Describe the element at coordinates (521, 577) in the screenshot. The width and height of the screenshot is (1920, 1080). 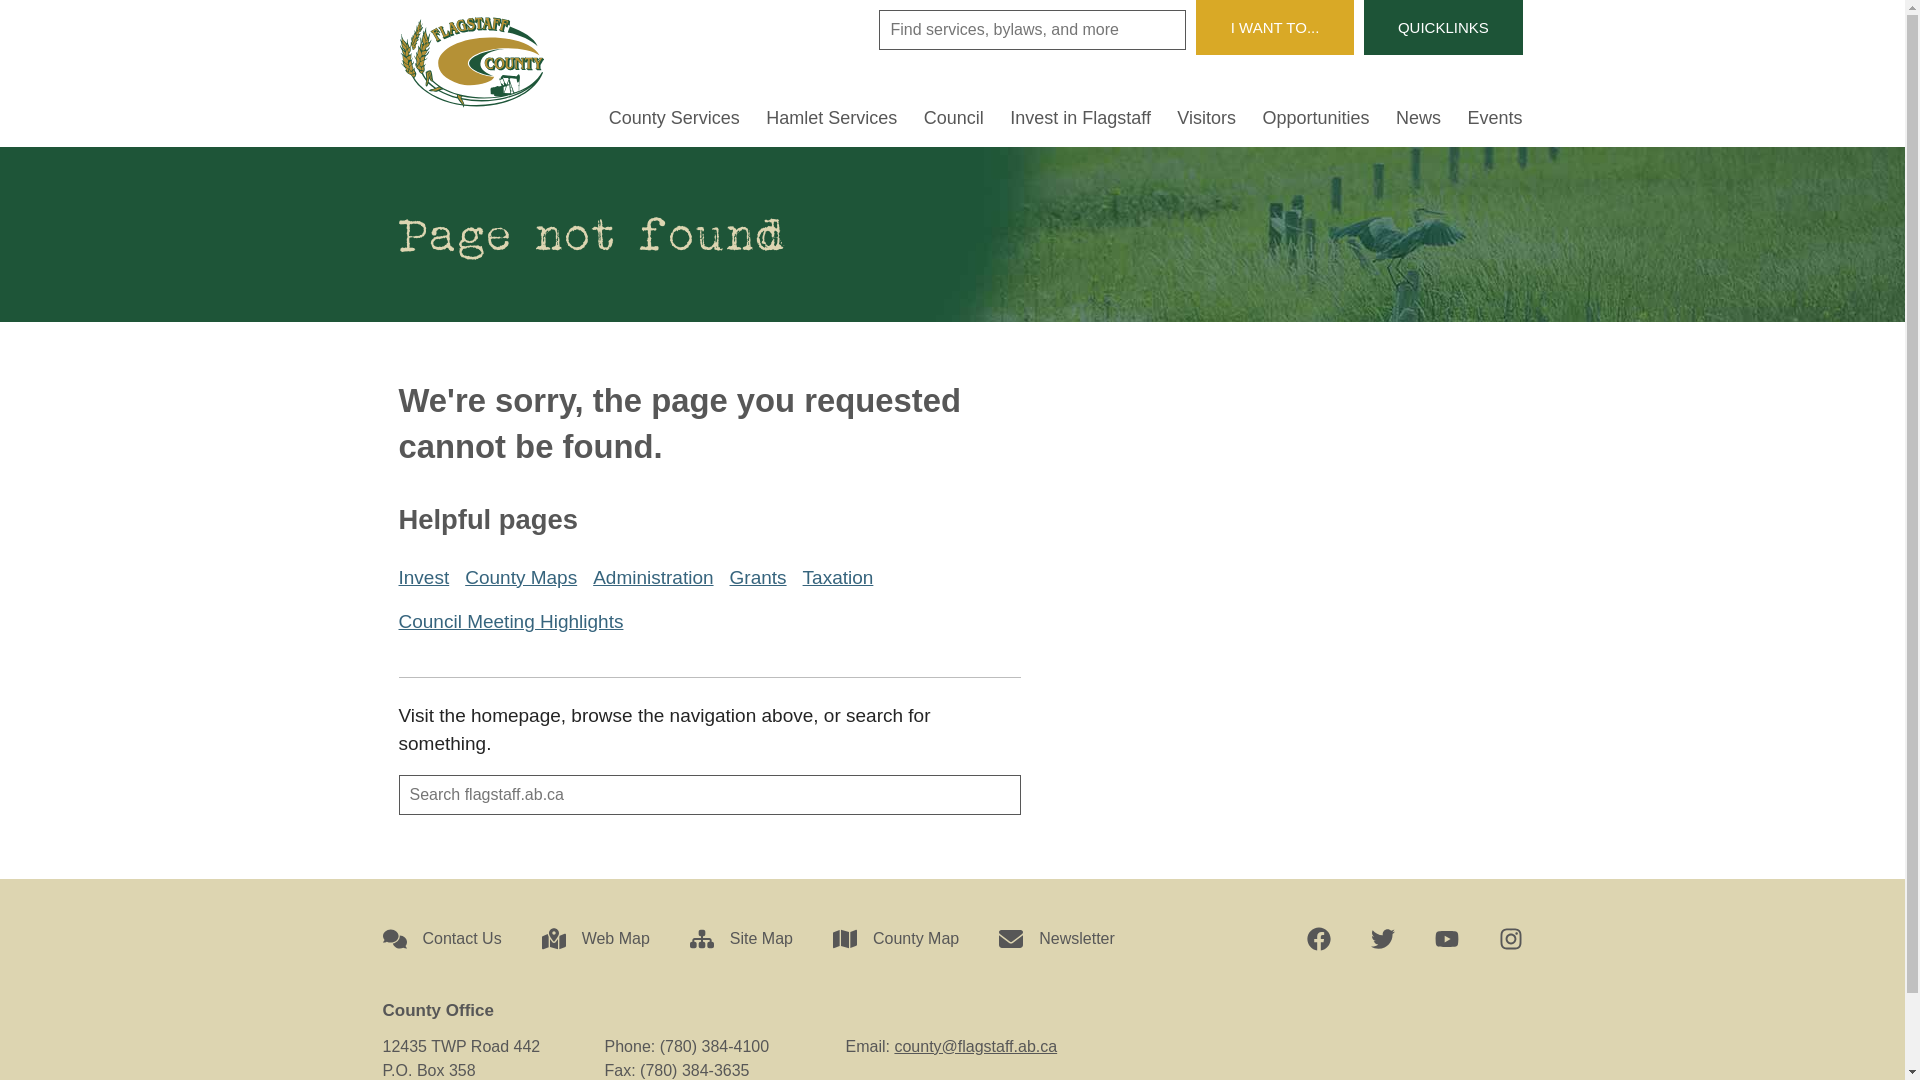
I see `'County Maps'` at that location.